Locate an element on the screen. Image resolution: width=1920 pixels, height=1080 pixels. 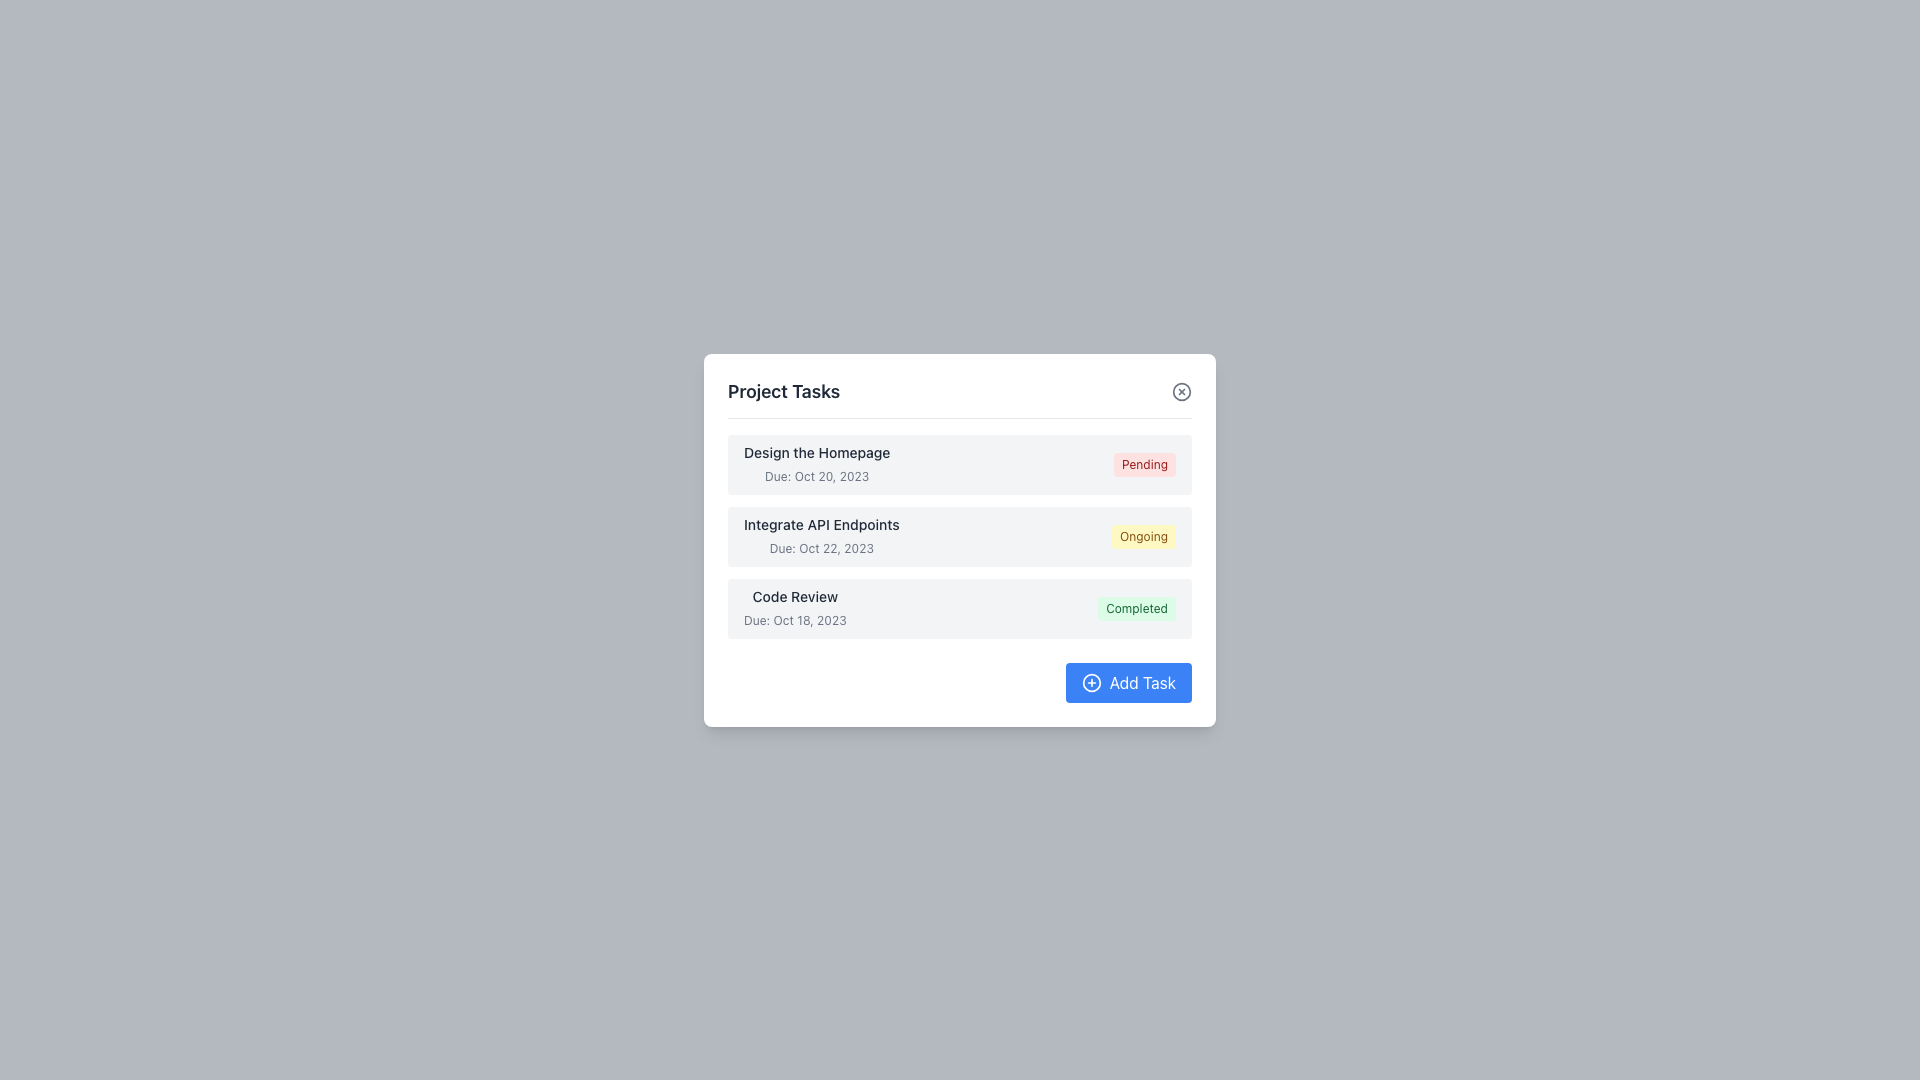
the circular icon element within the 'Add Task' button located in the bottom-right corner of the task management popup is located at coordinates (1090, 681).